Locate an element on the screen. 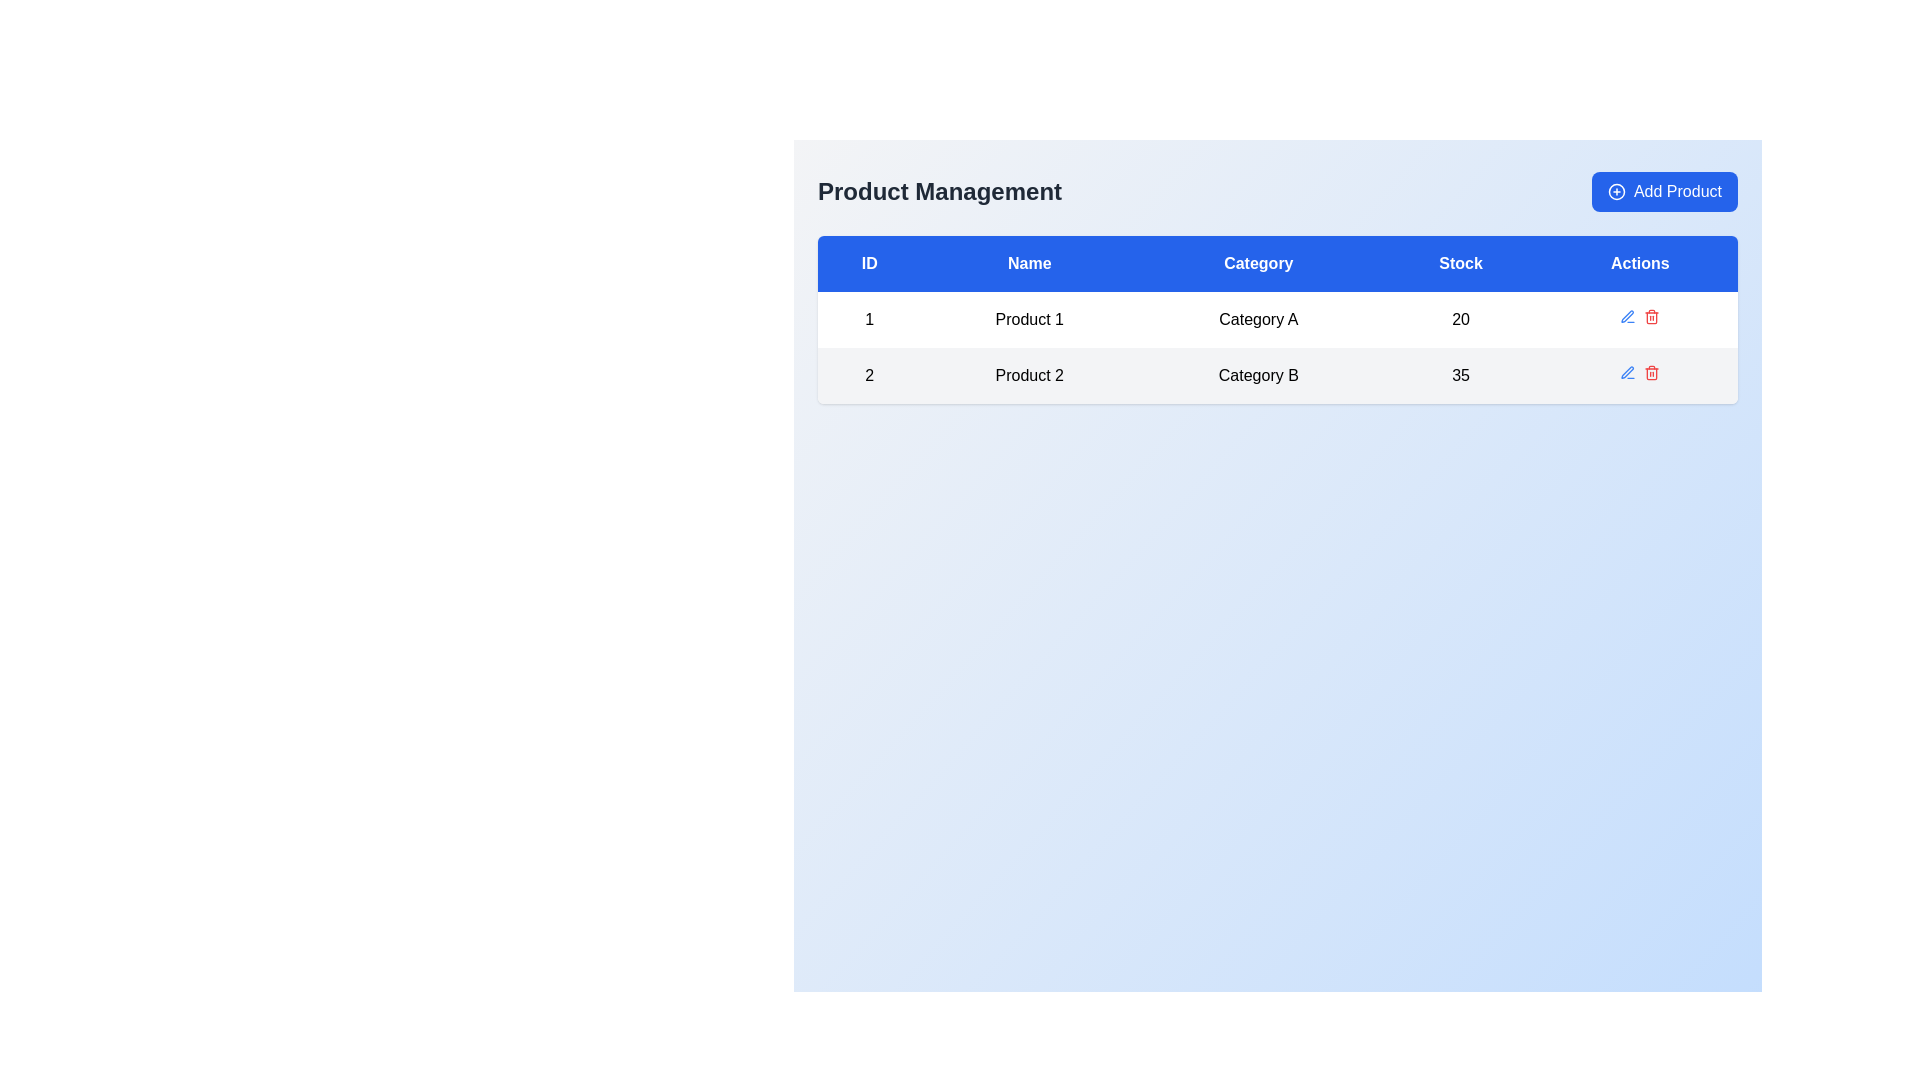  the delete icon located in the 'Actions' column of the second row of the table to initiate deletion is located at coordinates (1640, 375).